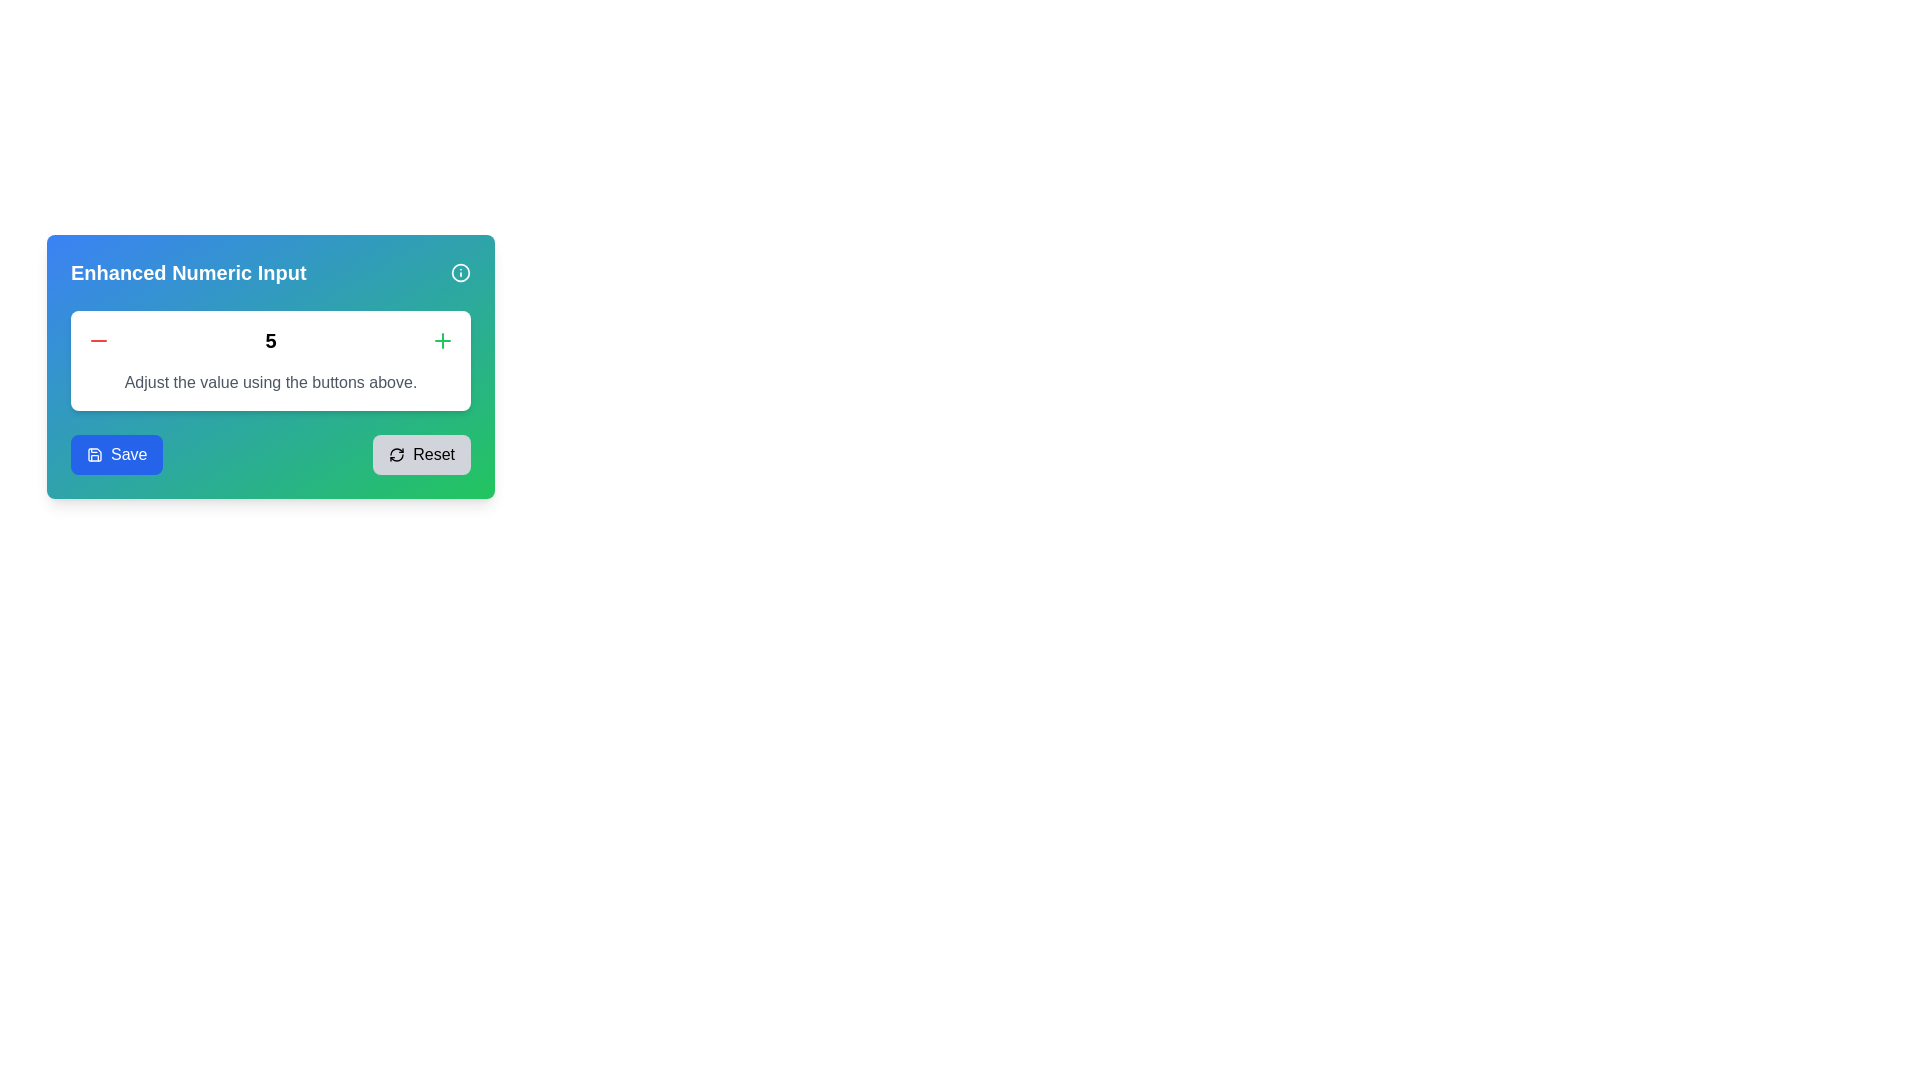 The height and width of the screenshot is (1080, 1920). What do you see at coordinates (441, 339) in the screenshot?
I see `the button located on the right side of the numeric value display box to increase the number displayed` at bounding box center [441, 339].